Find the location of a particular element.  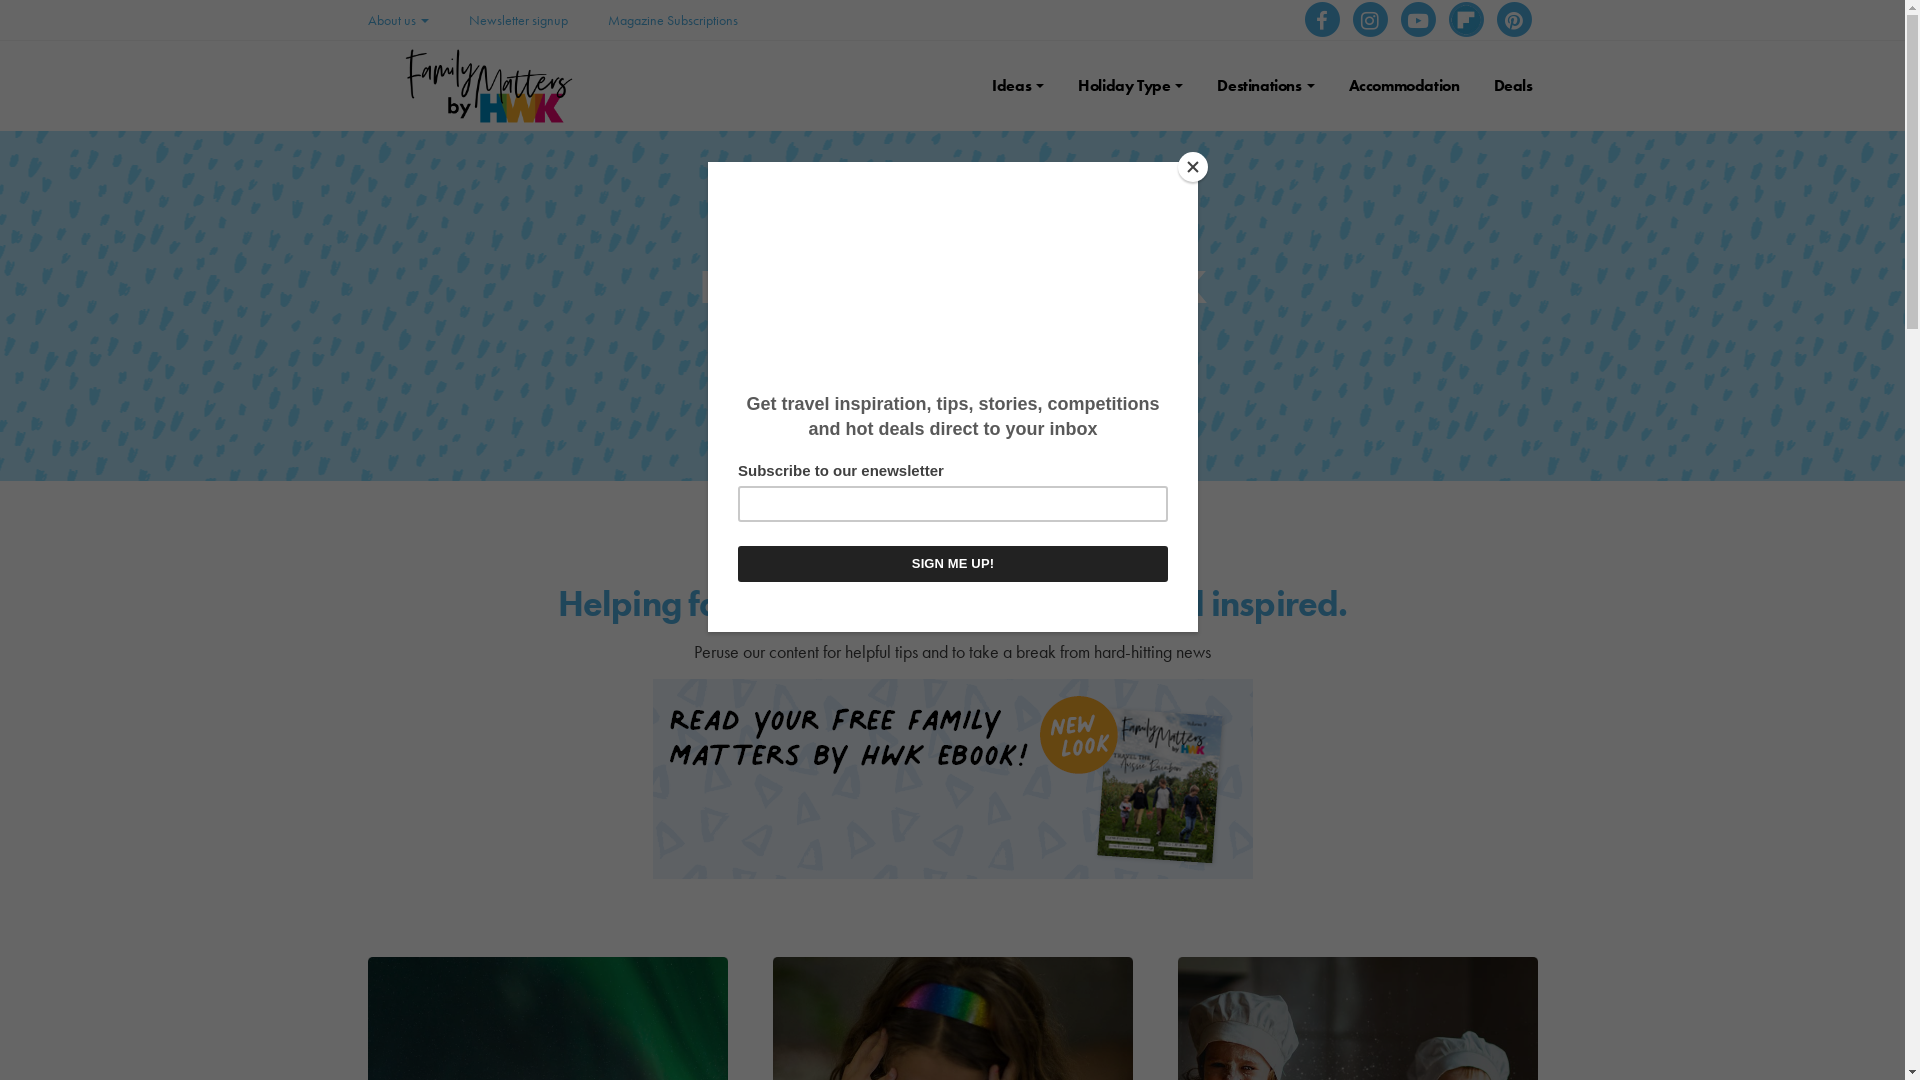

'Ideas' is located at coordinates (1017, 84).